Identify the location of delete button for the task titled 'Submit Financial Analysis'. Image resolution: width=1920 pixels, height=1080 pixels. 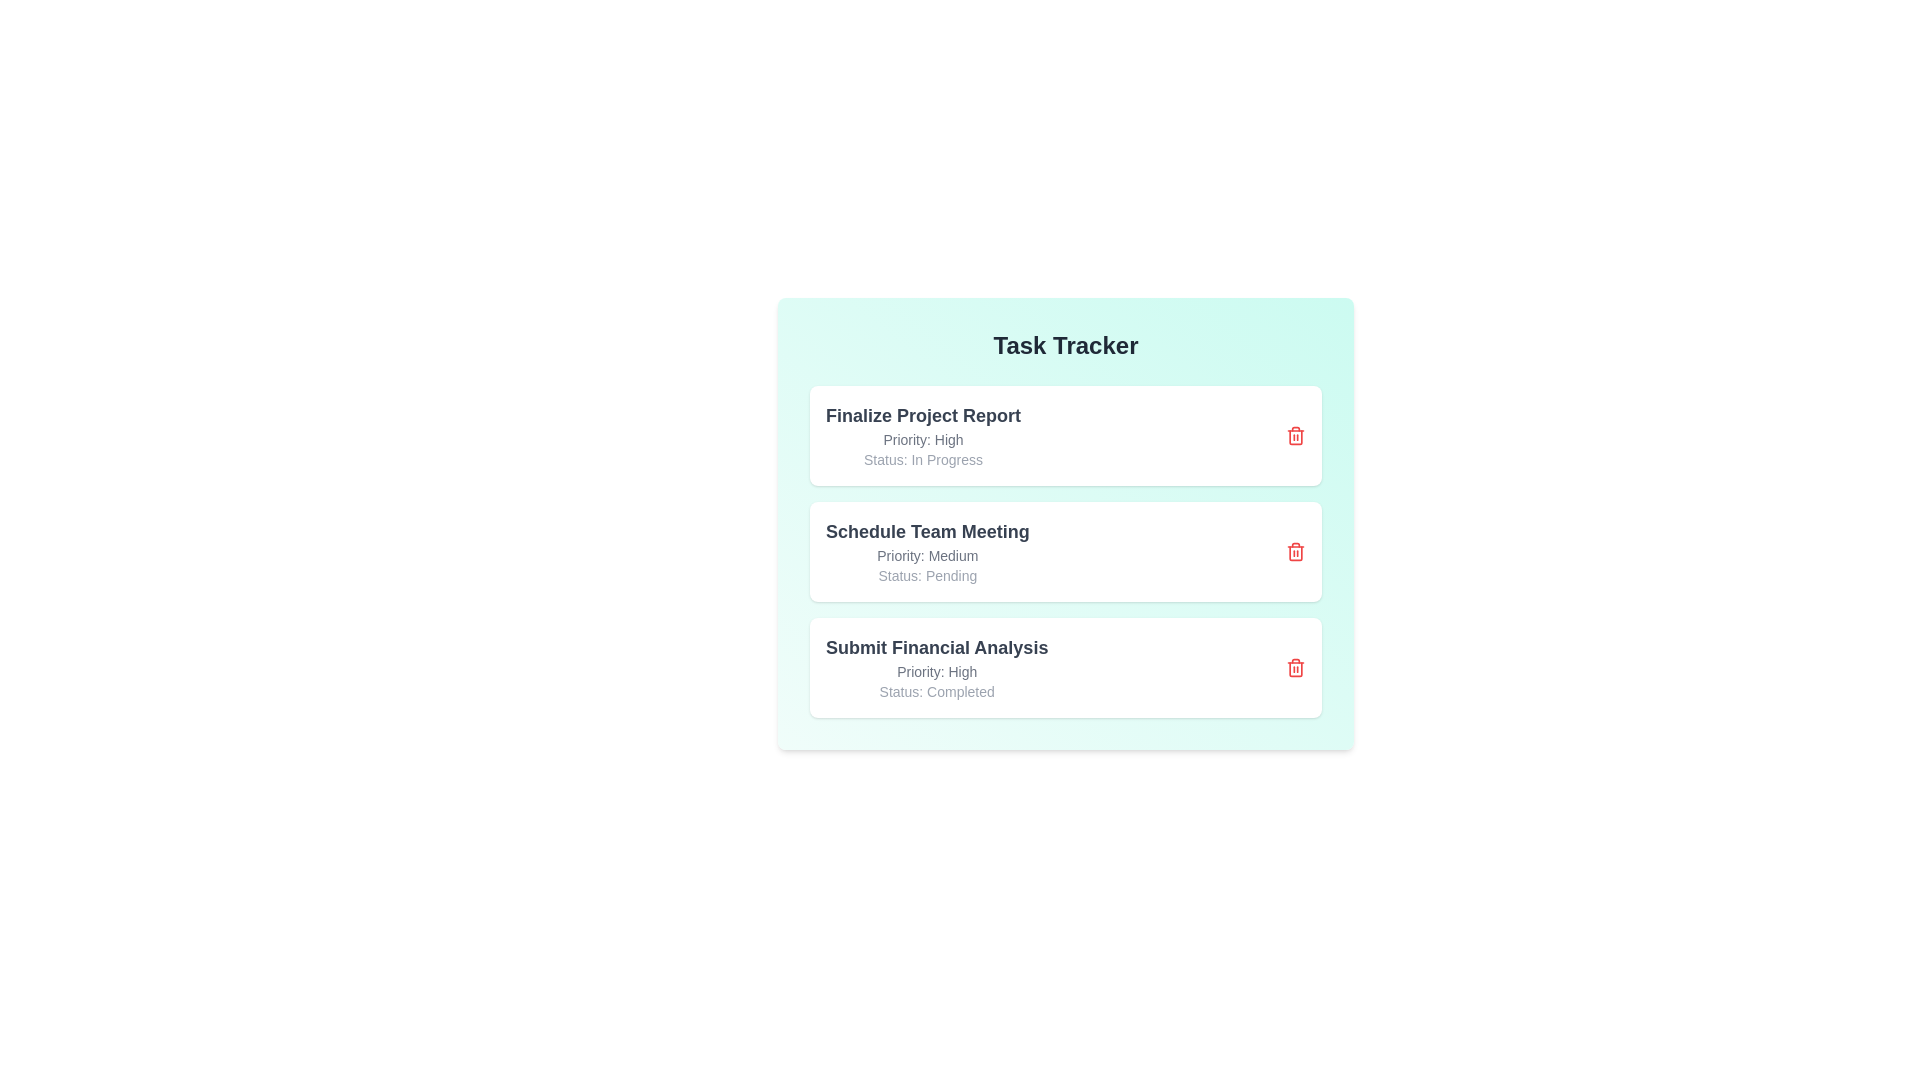
(1296, 667).